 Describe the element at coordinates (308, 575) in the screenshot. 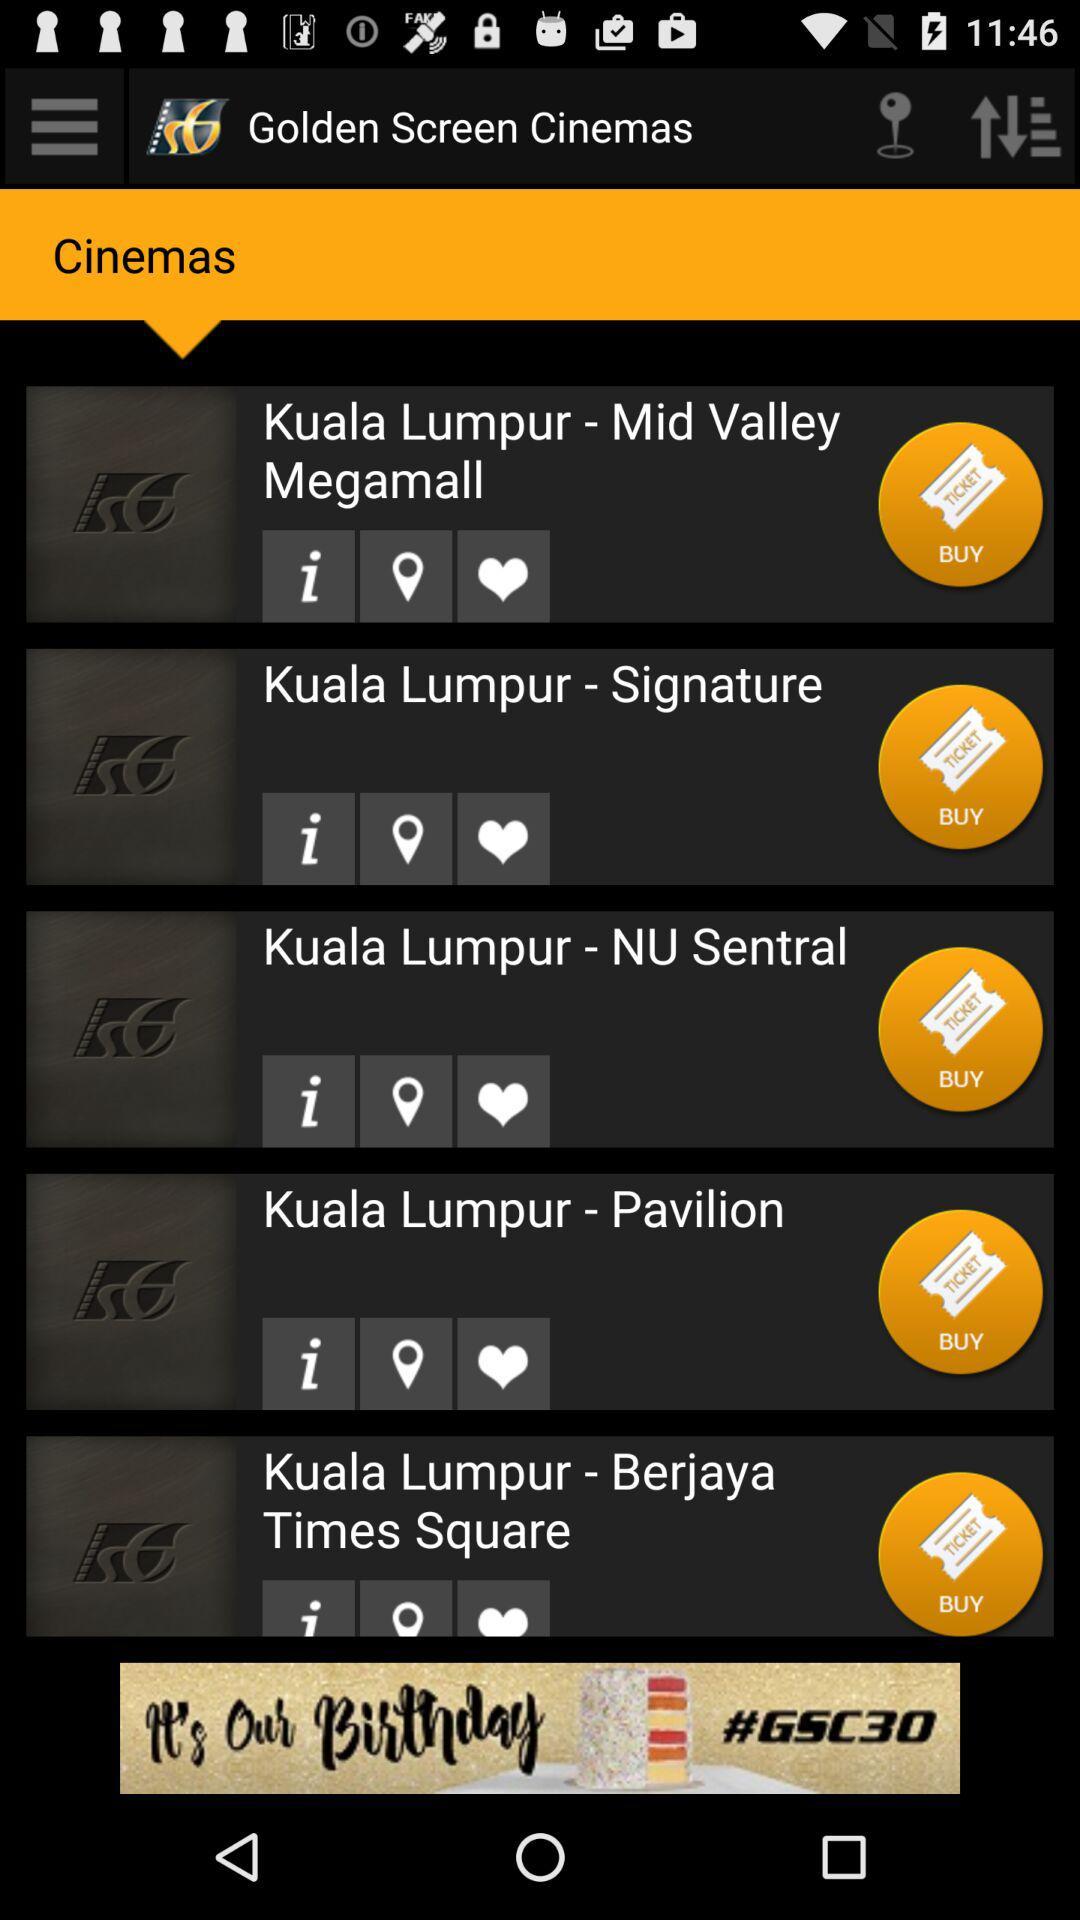

I see `details option` at that location.